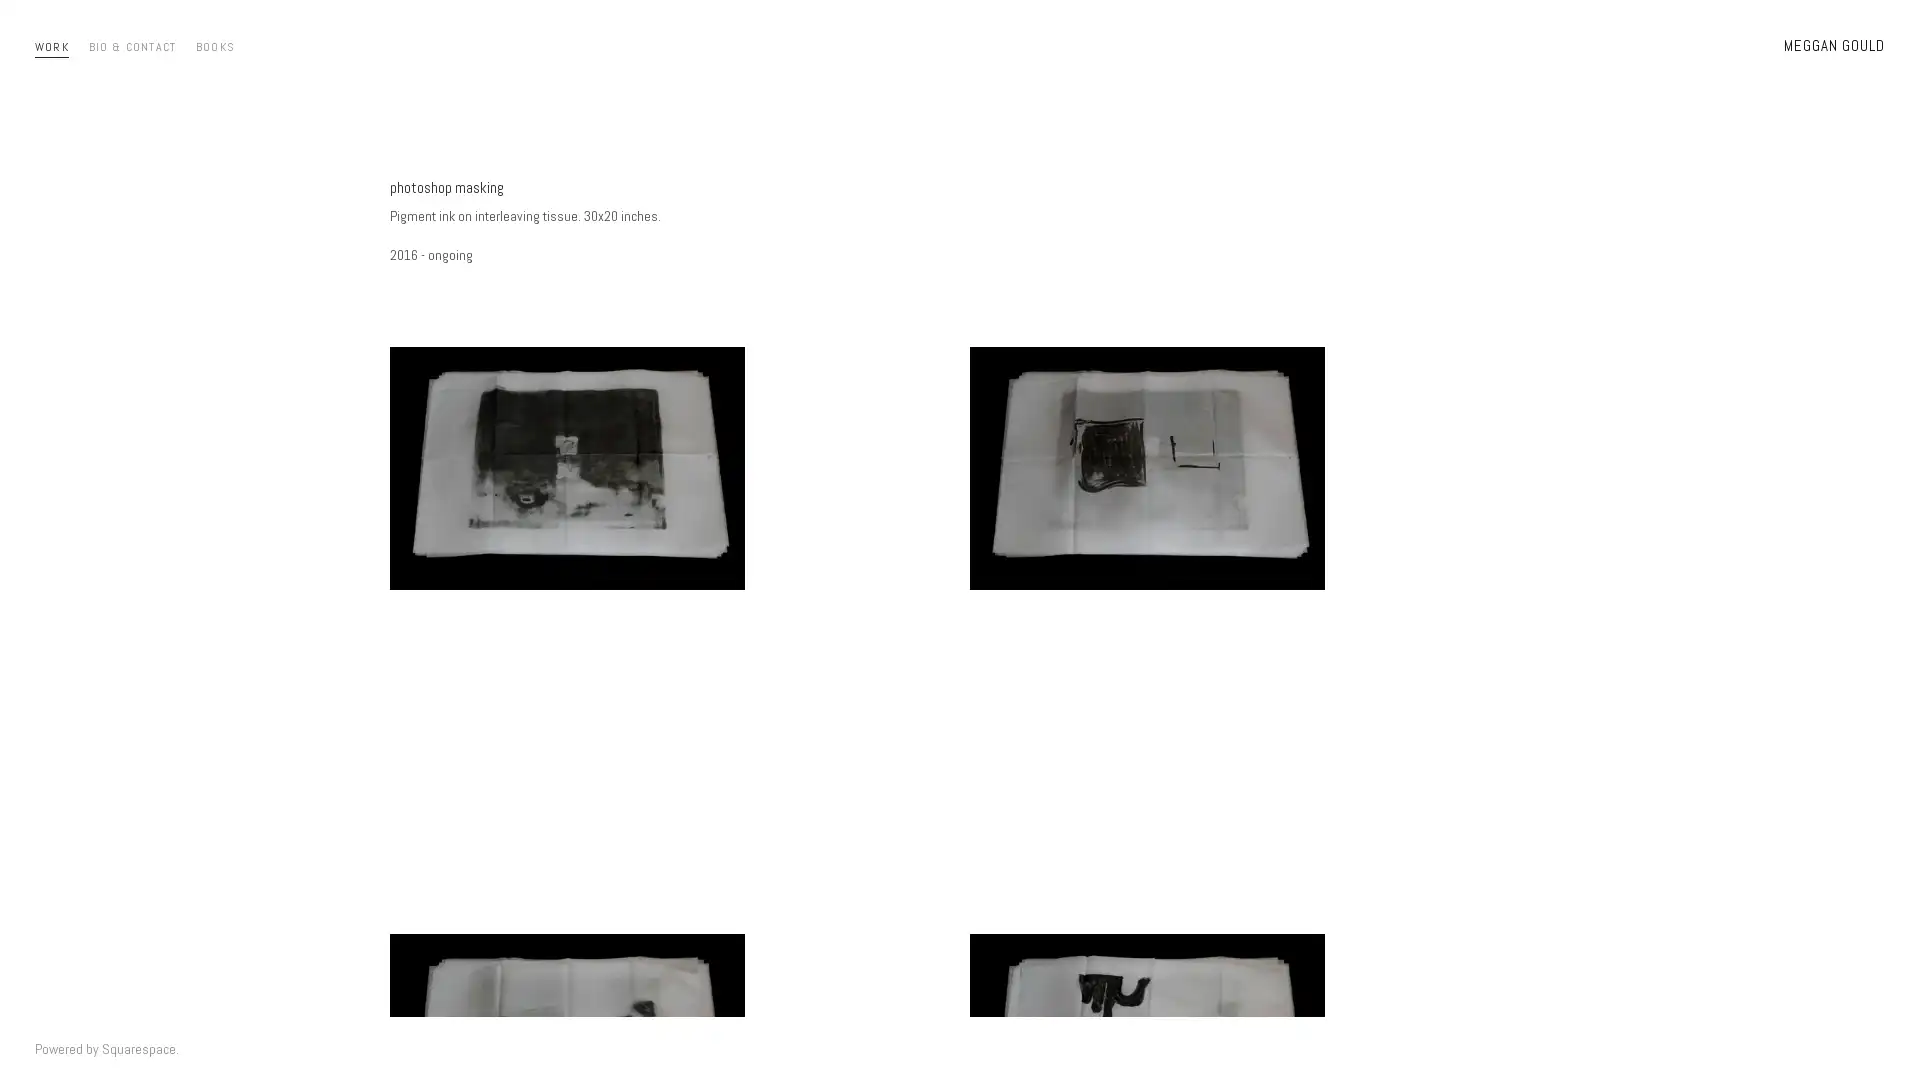 The height and width of the screenshot is (1080, 1920). I want to click on View fullsize masks2016-43.jpg, so click(670, 570).